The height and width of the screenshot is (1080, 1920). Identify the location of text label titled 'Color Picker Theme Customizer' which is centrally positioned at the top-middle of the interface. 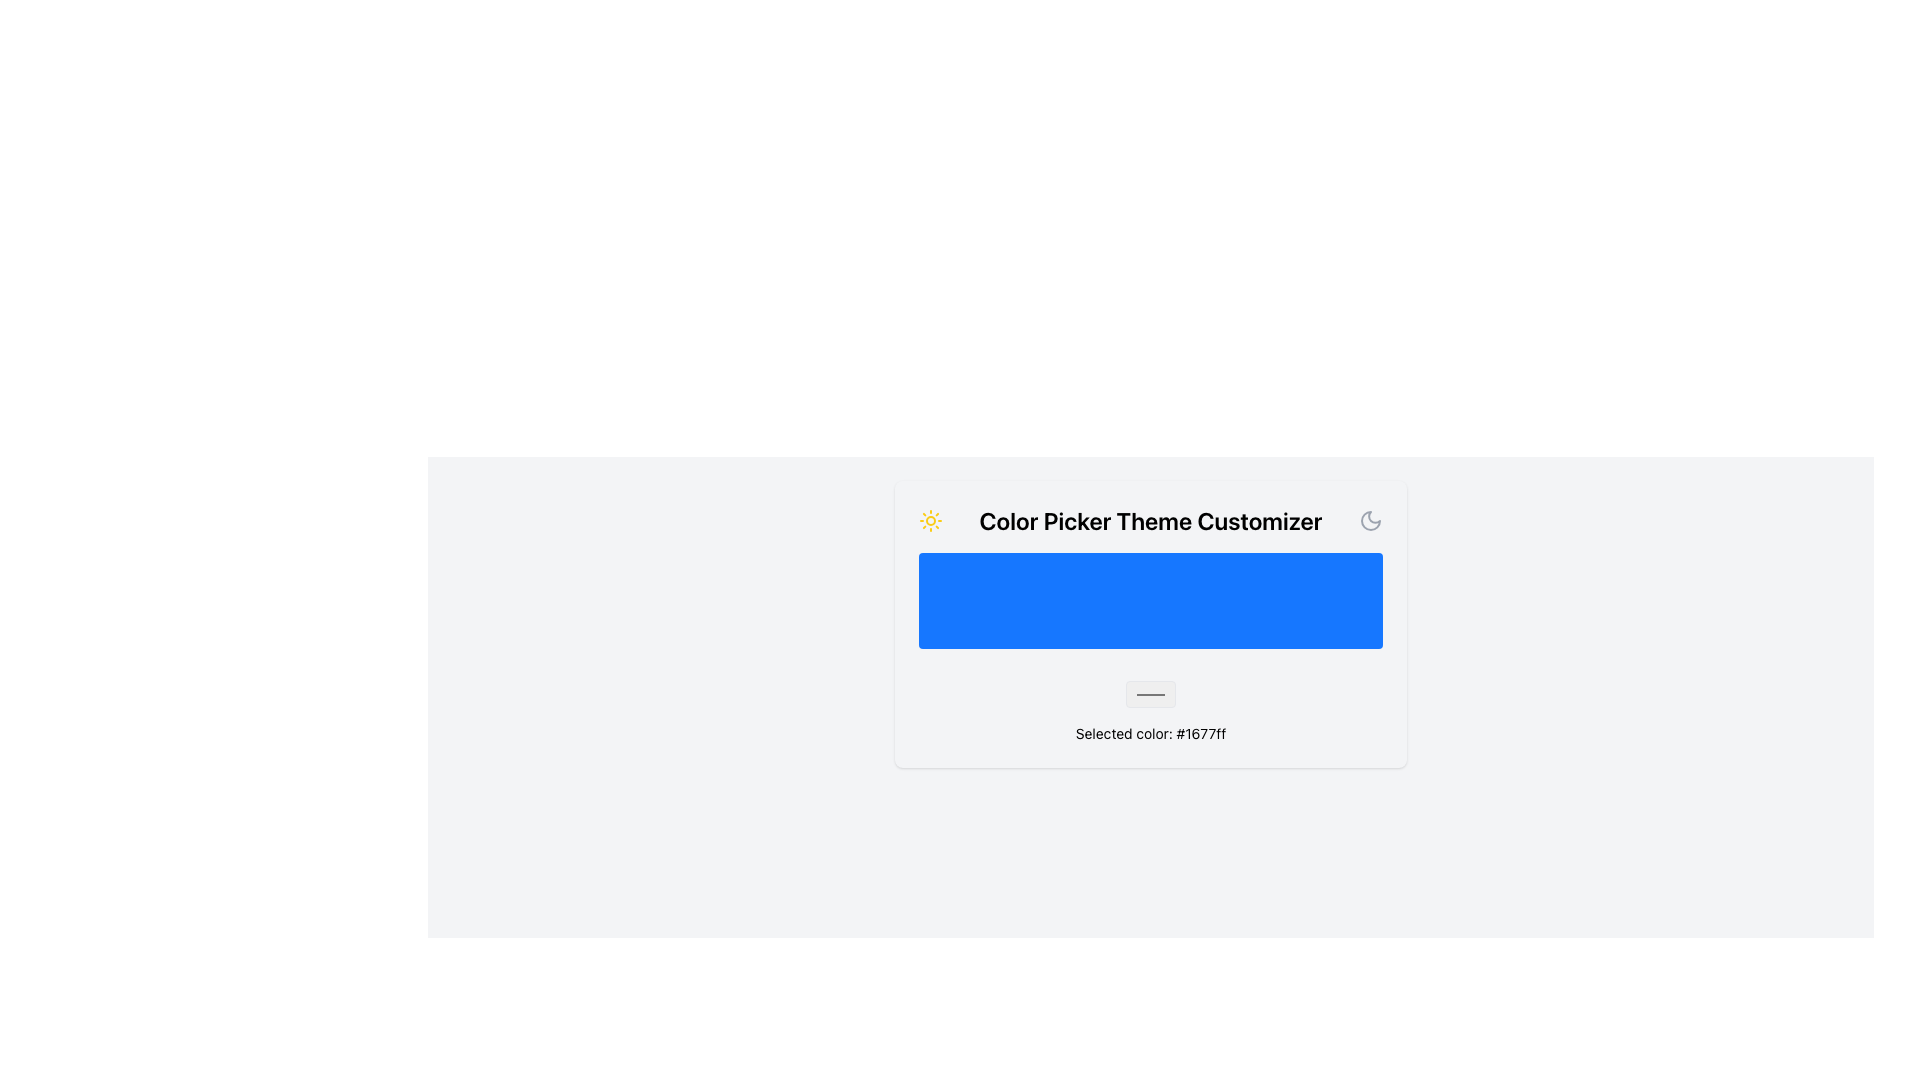
(1151, 519).